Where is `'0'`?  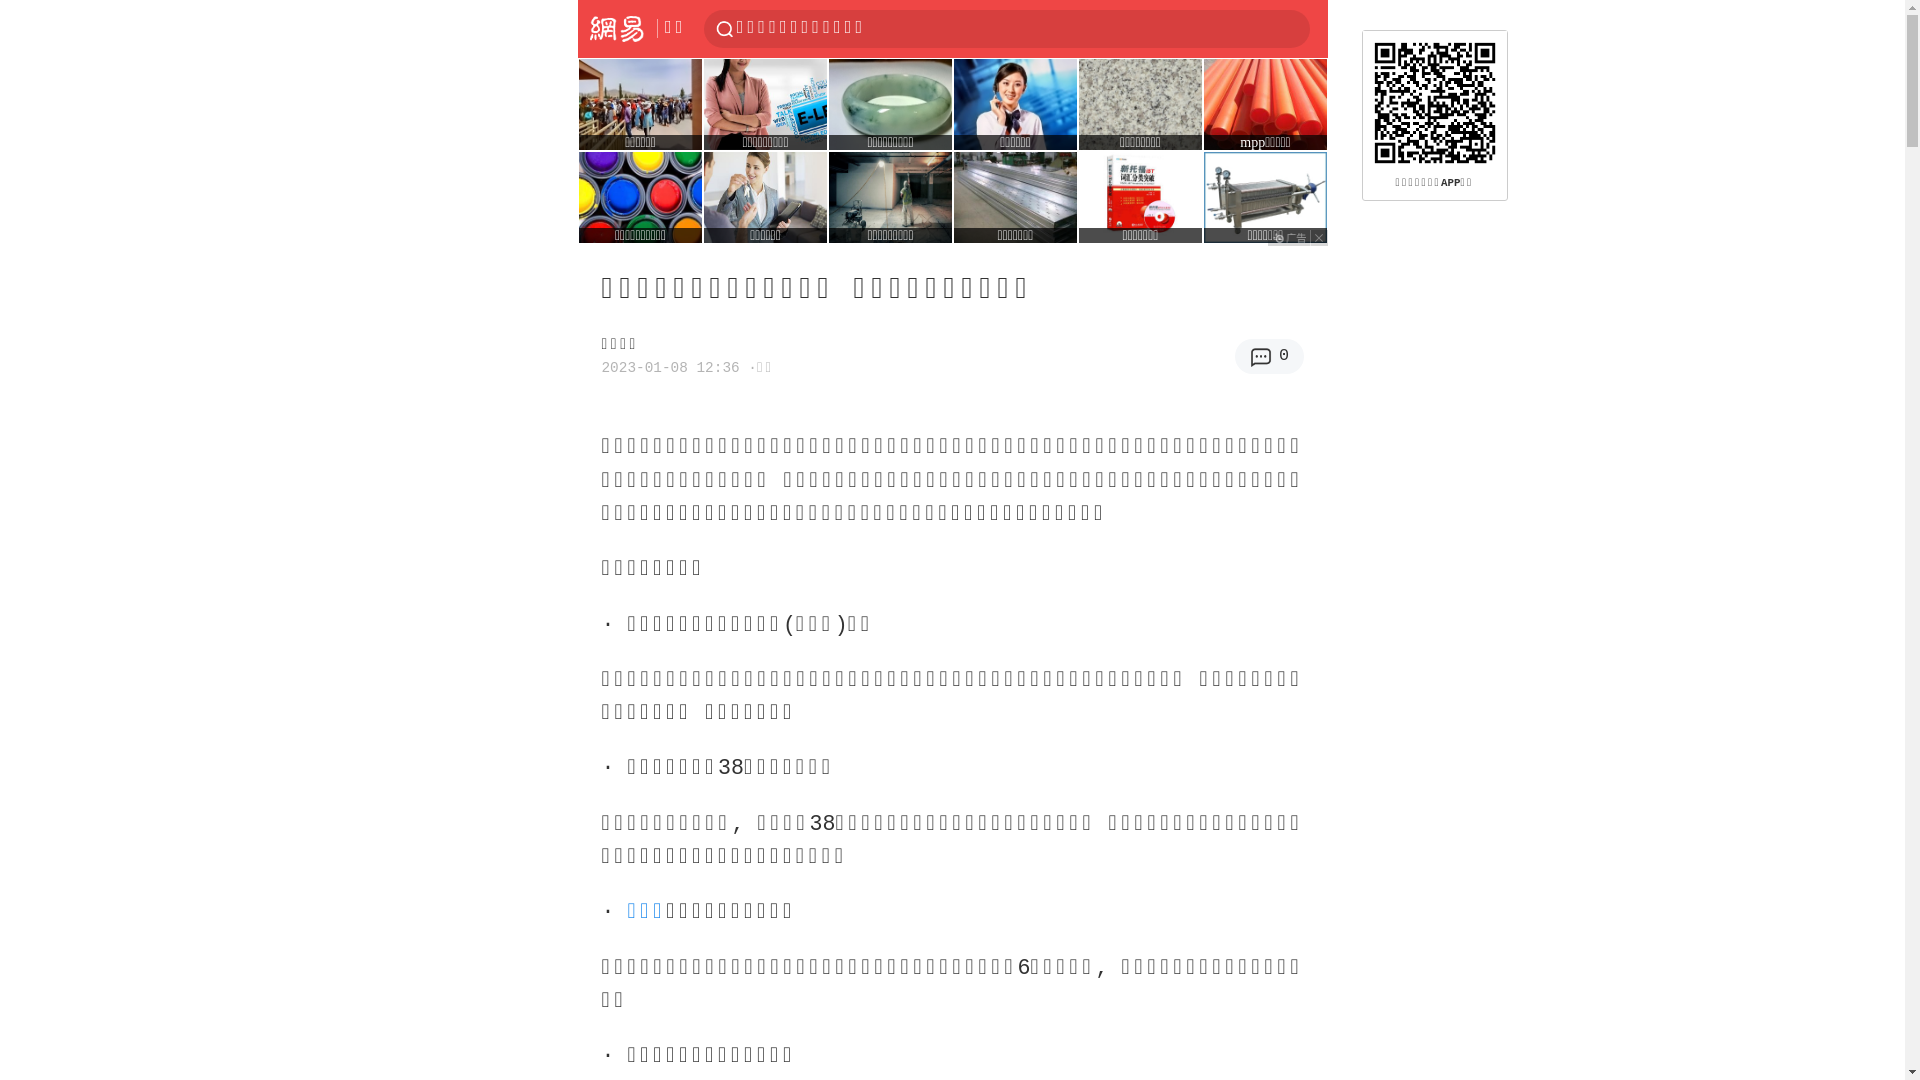 '0' is located at coordinates (1268, 355).